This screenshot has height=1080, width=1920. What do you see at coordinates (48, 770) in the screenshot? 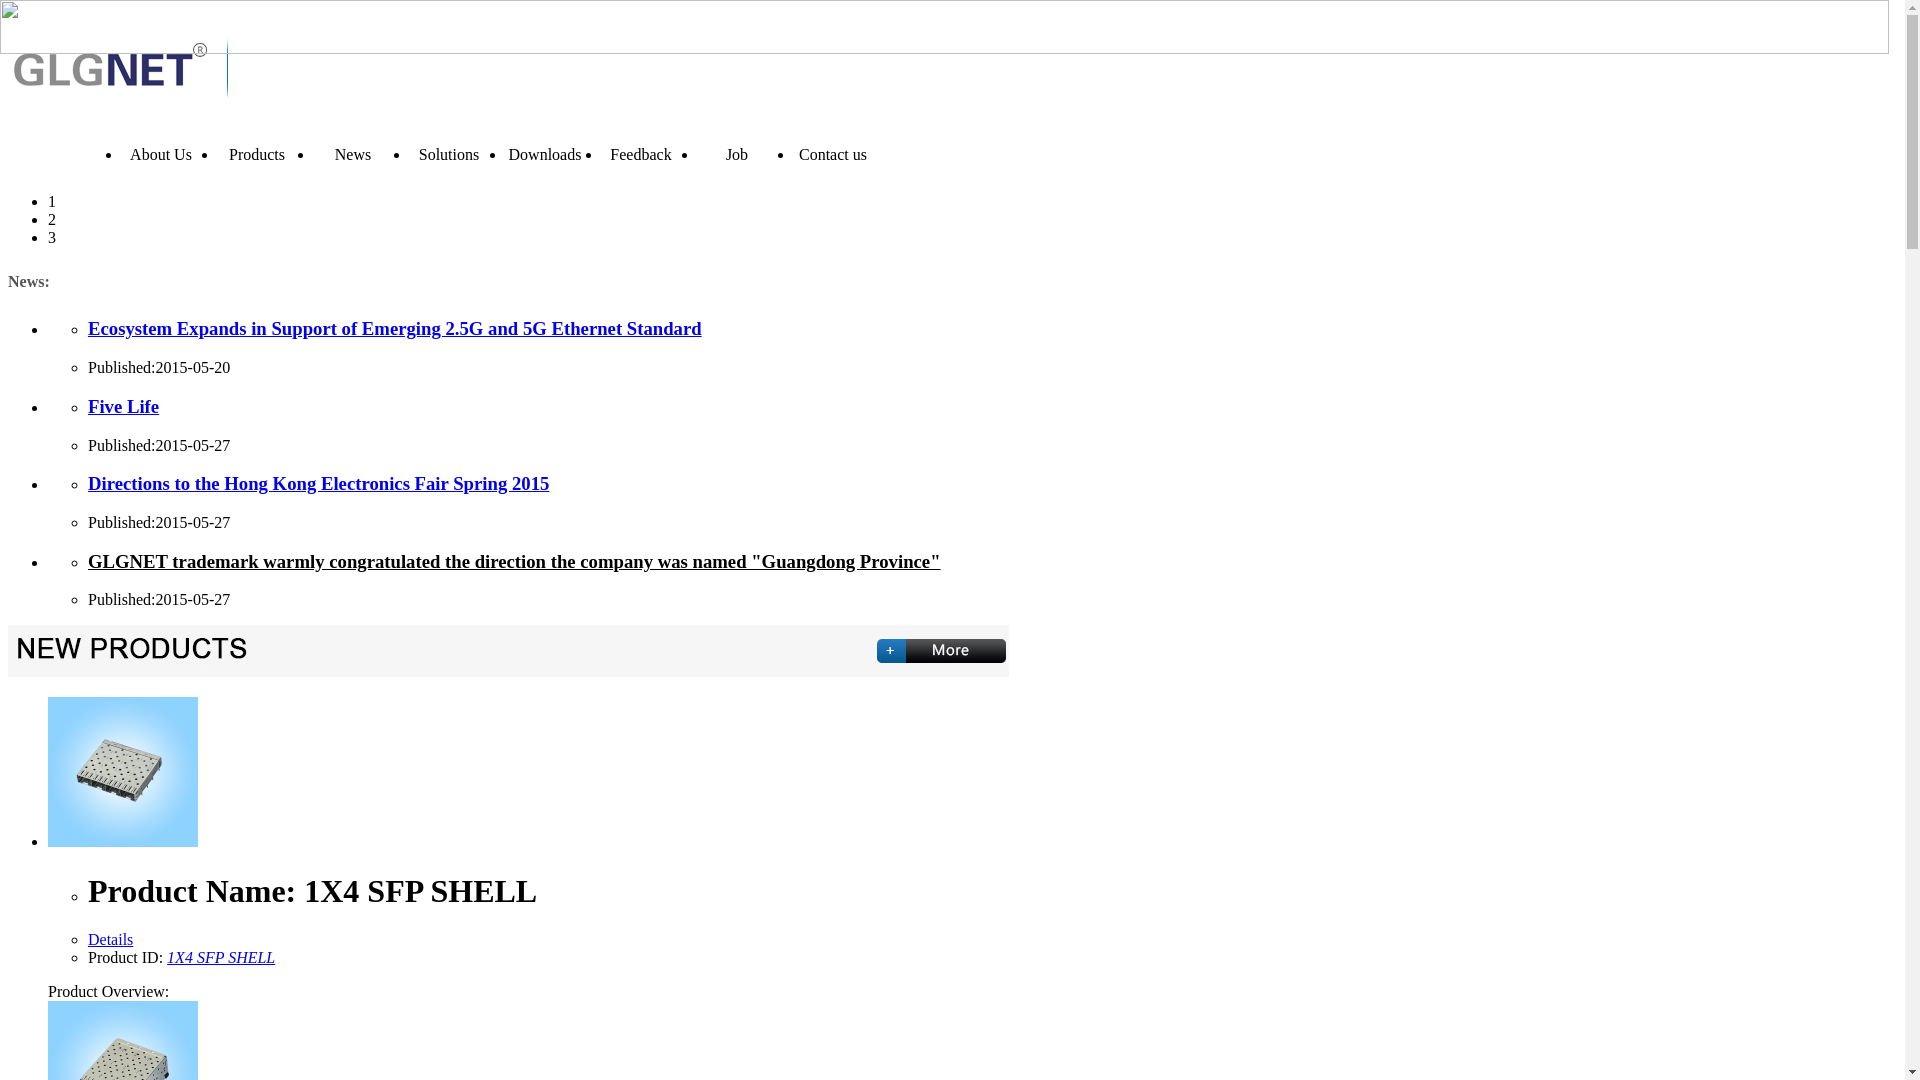
I see `'1X4 SFP SHELL'` at bounding box center [48, 770].